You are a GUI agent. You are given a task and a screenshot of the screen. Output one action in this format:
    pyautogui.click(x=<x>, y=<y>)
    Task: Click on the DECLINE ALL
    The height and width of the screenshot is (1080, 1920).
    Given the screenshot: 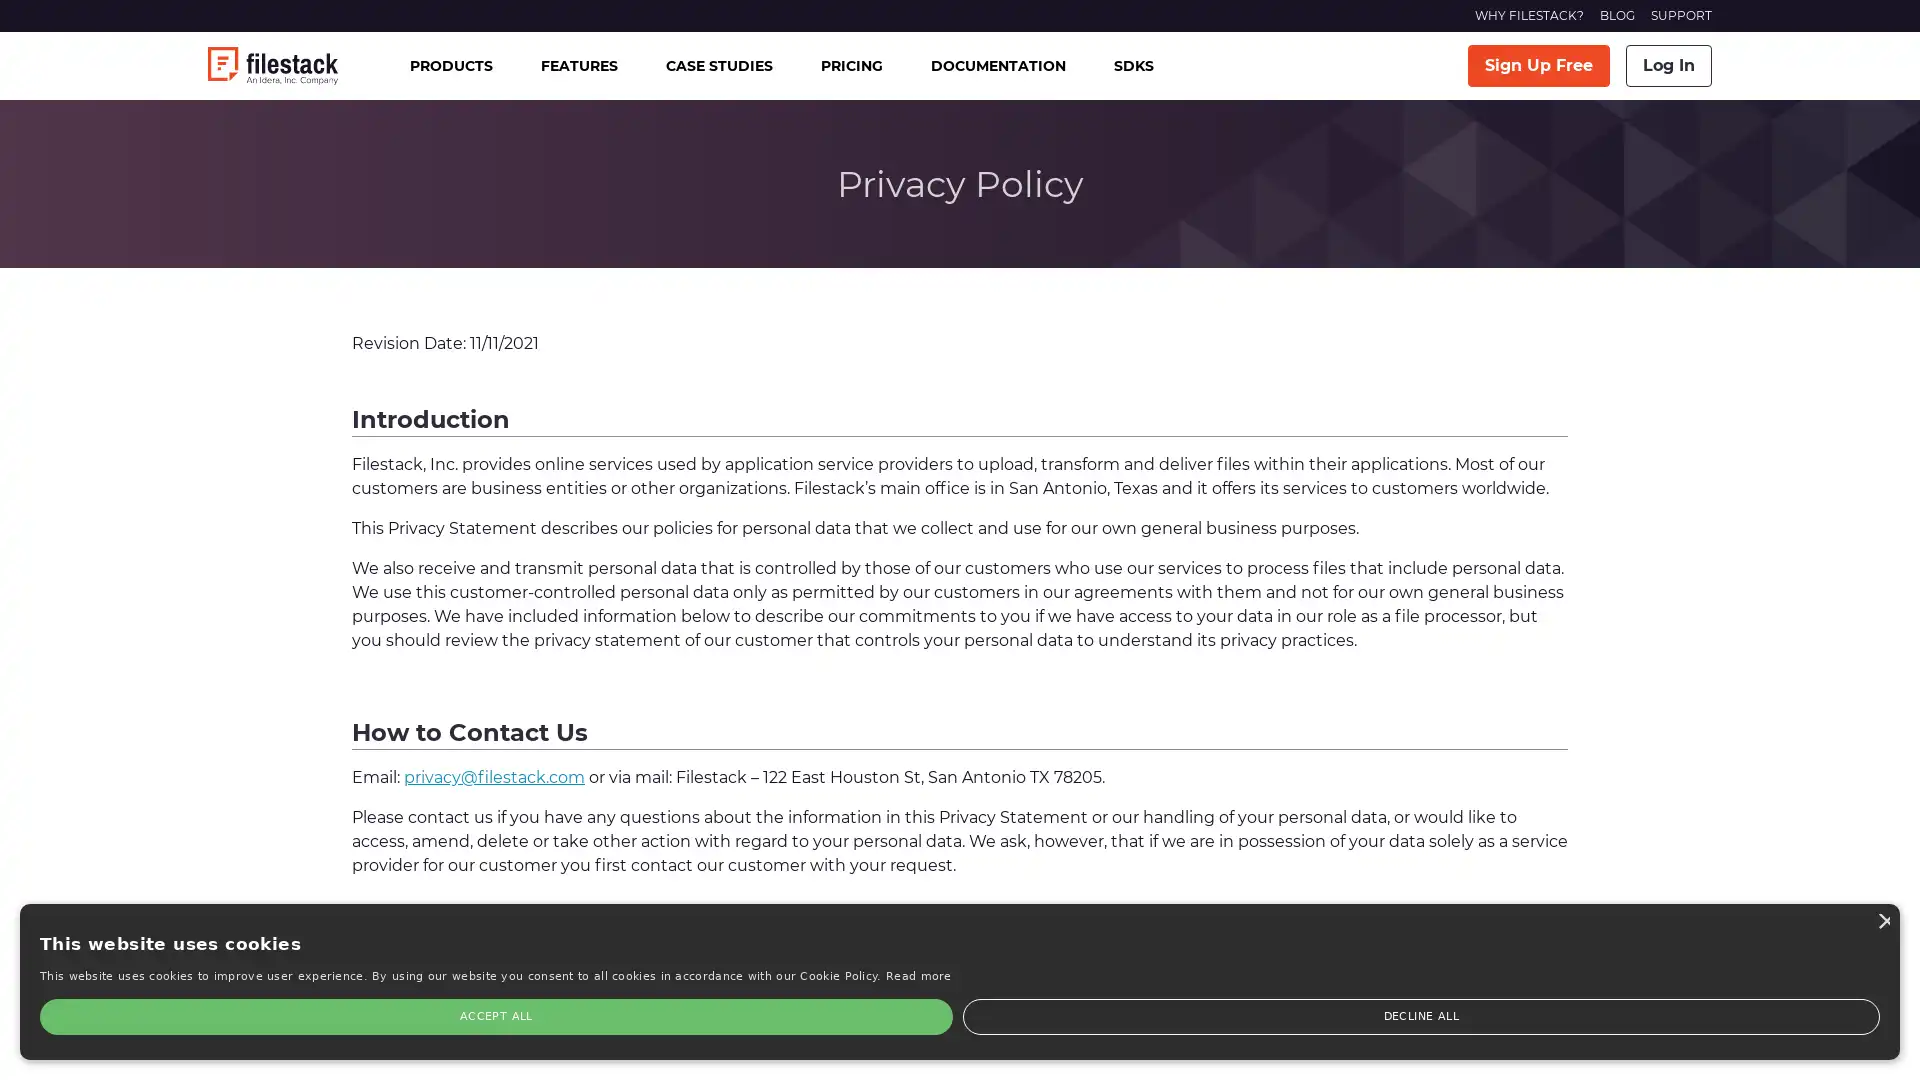 What is the action you would take?
    pyautogui.click(x=235, y=1016)
    